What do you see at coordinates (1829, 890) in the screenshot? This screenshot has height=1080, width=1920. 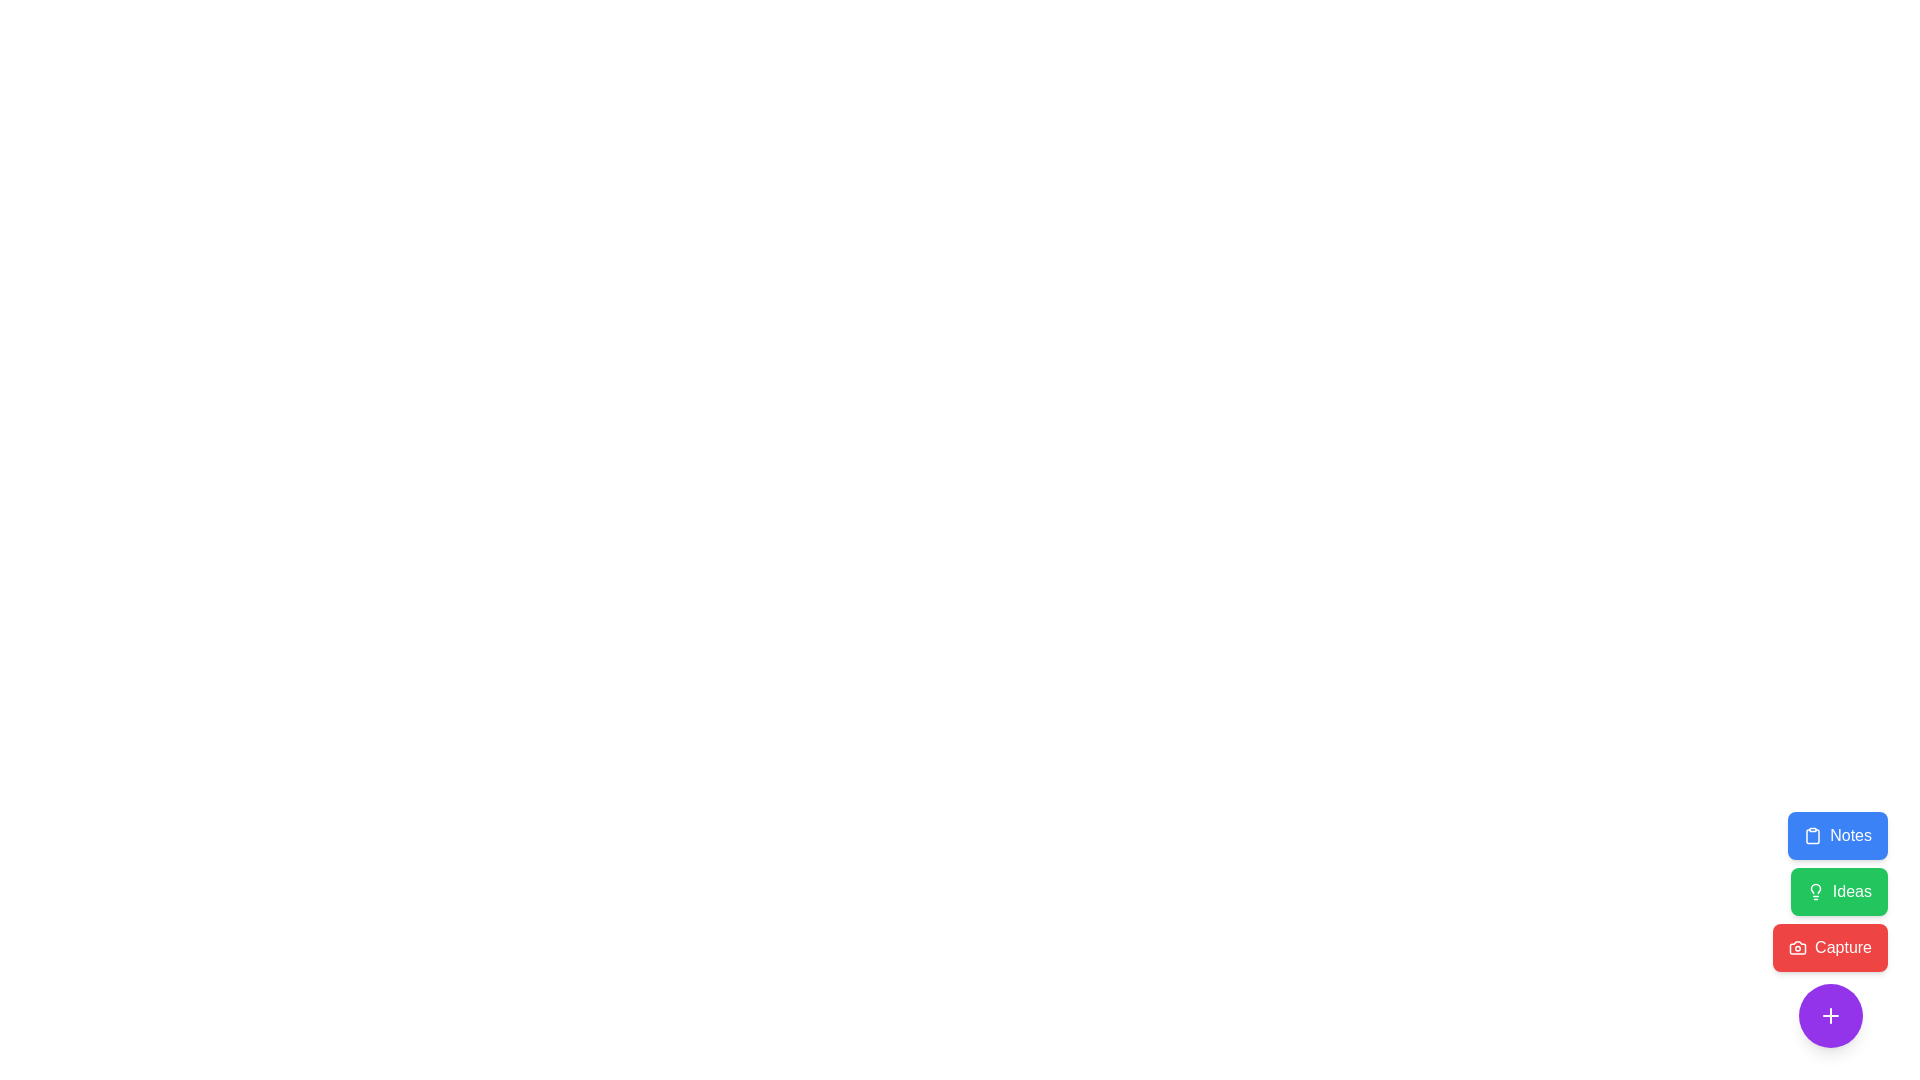 I see `the middle button` at bounding box center [1829, 890].